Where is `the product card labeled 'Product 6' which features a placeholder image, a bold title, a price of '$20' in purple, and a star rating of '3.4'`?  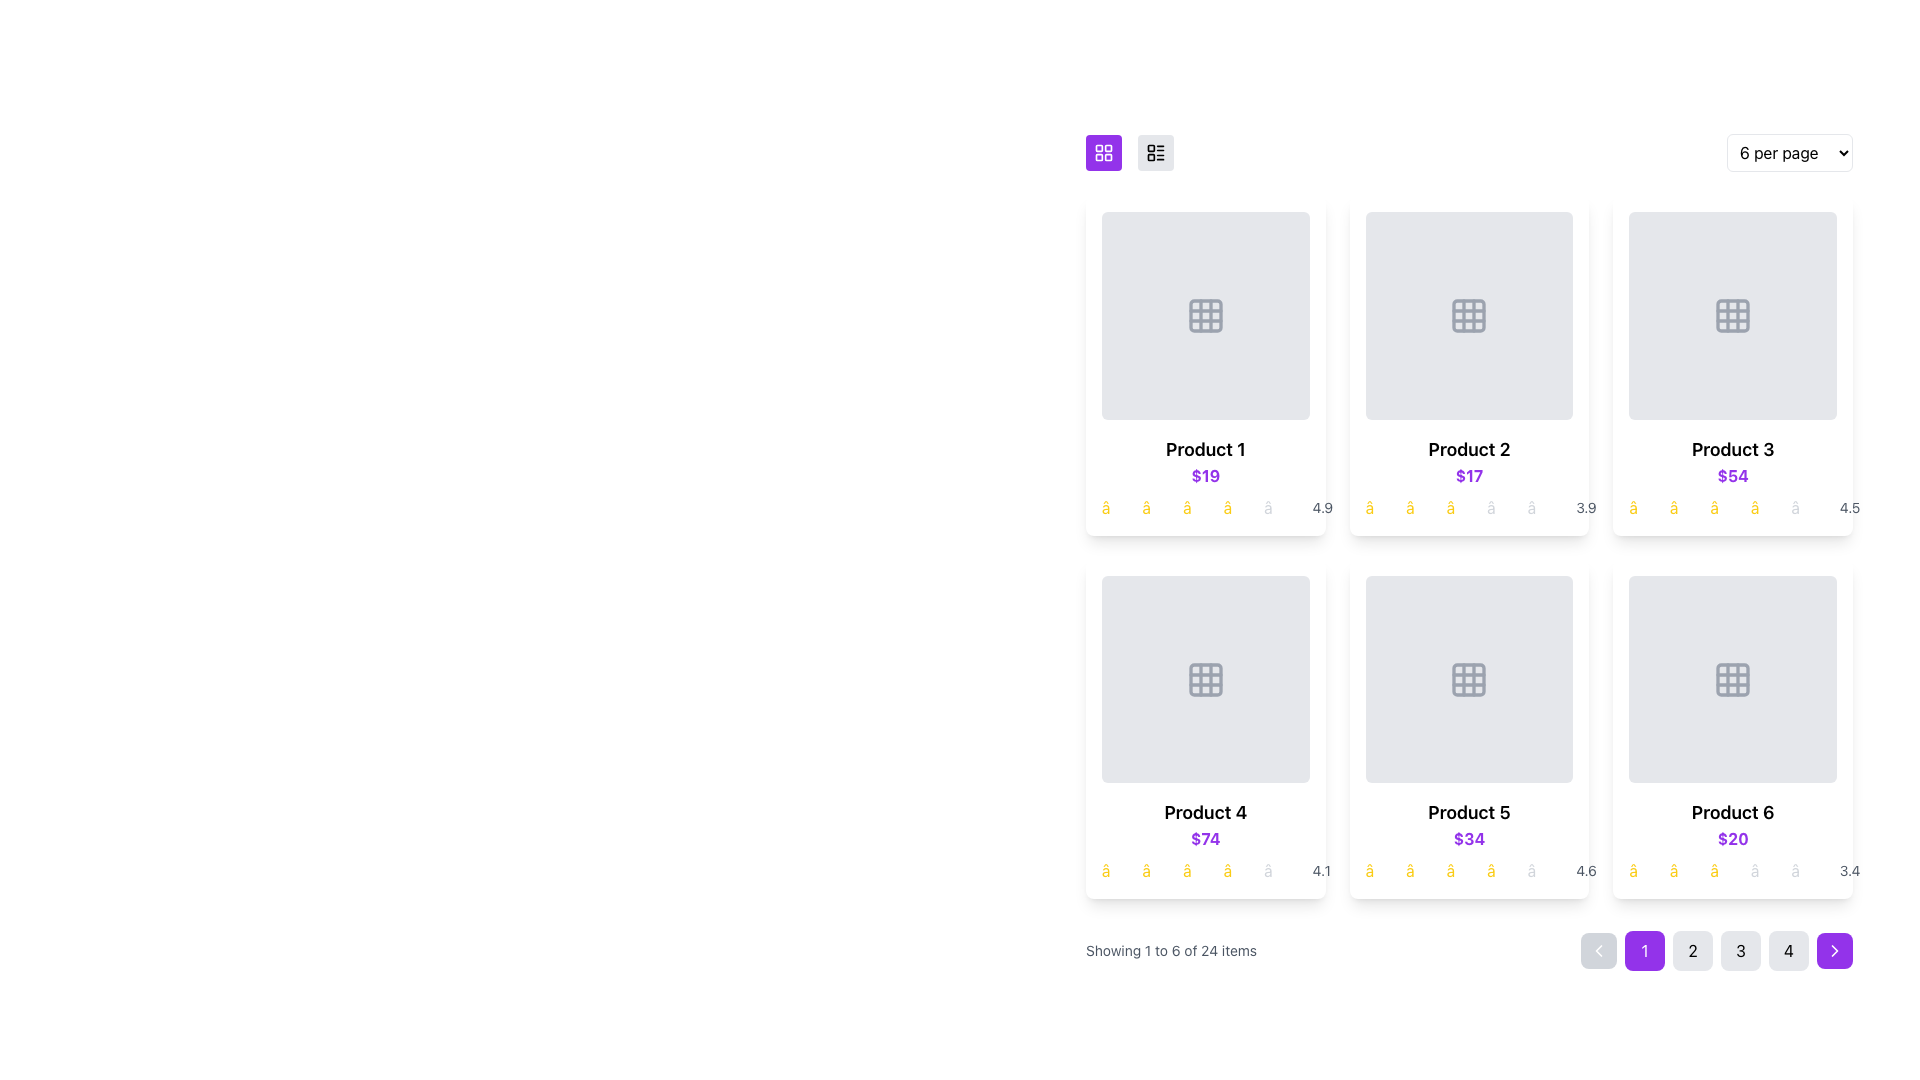
the product card labeled 'Product 6' which features a placeholder image, a bold title, a price of '$20' in purple, and a star rating of '3.4' is located at coordinates (1732, 729).